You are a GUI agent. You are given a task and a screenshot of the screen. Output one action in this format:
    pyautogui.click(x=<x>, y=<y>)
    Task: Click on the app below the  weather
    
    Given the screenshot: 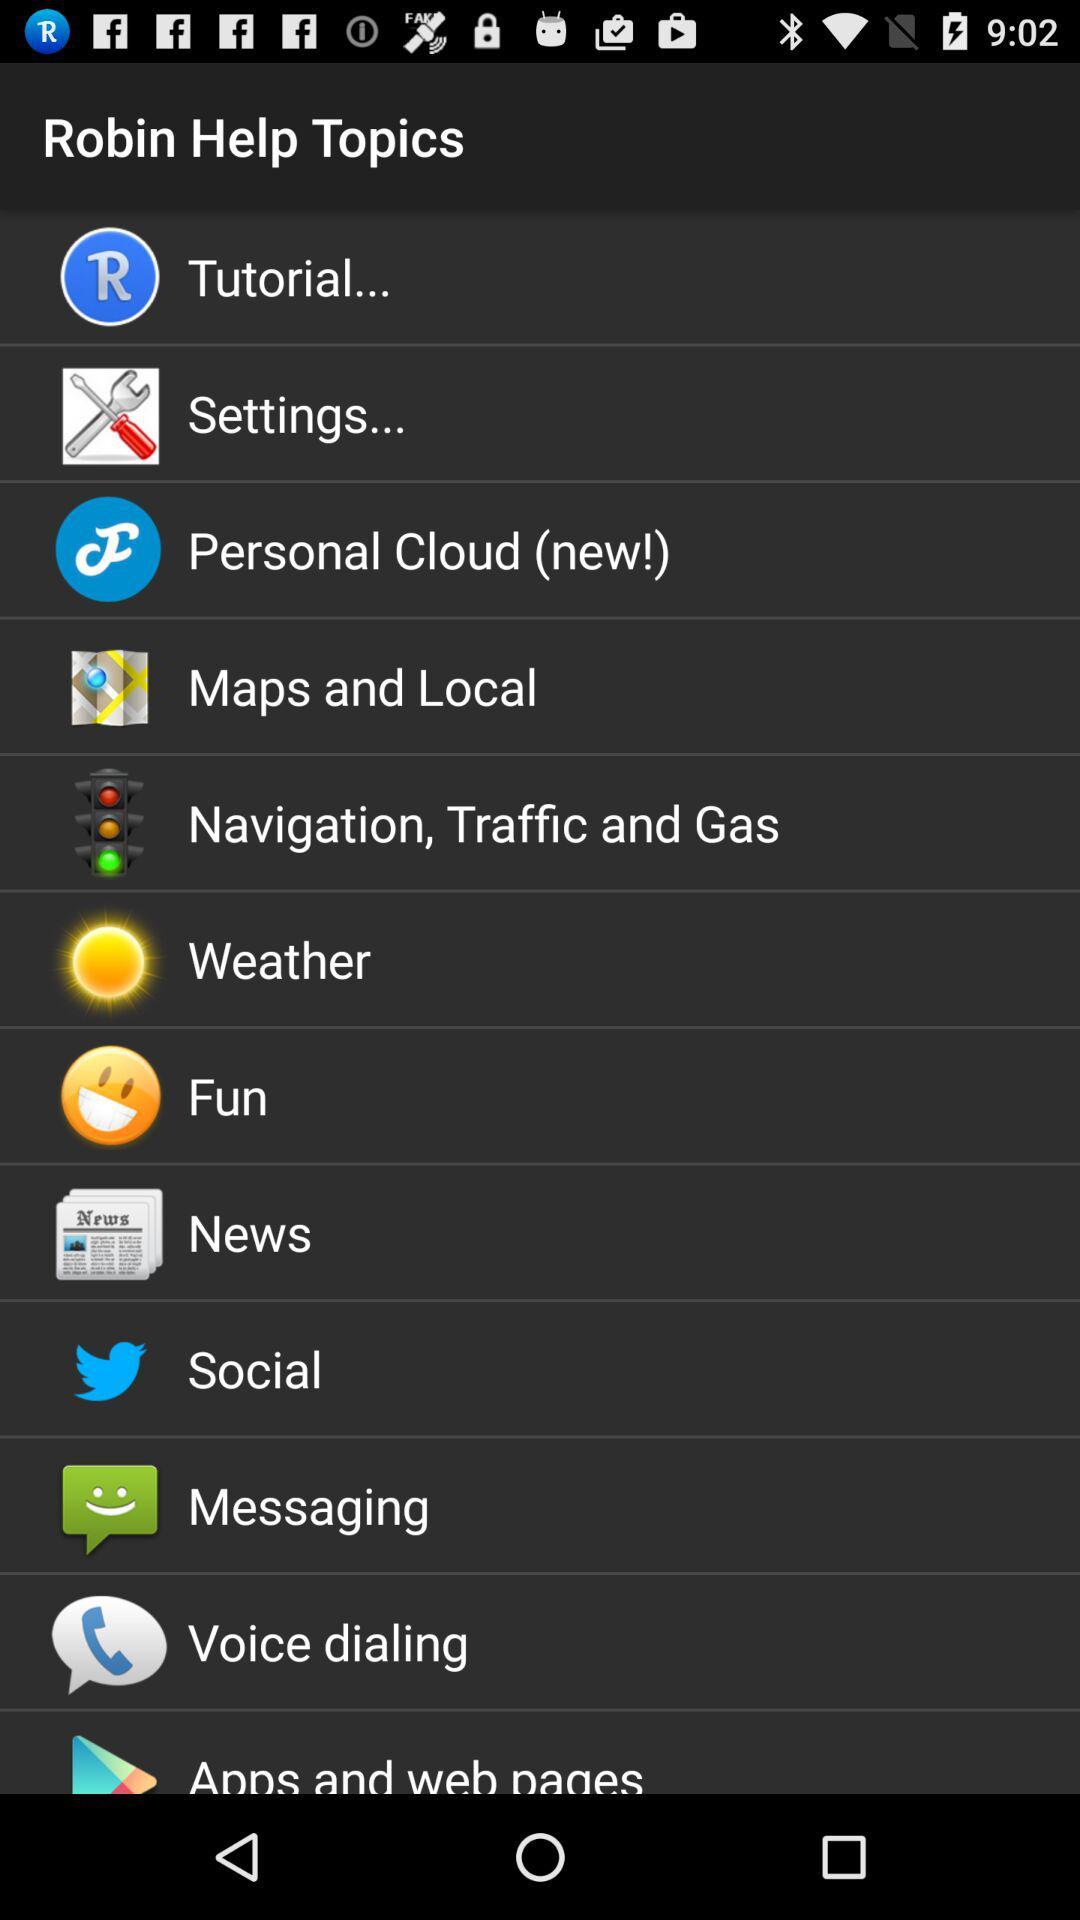 What is the action you would take?
    pyautogui.click(x=540, y=1094)
    